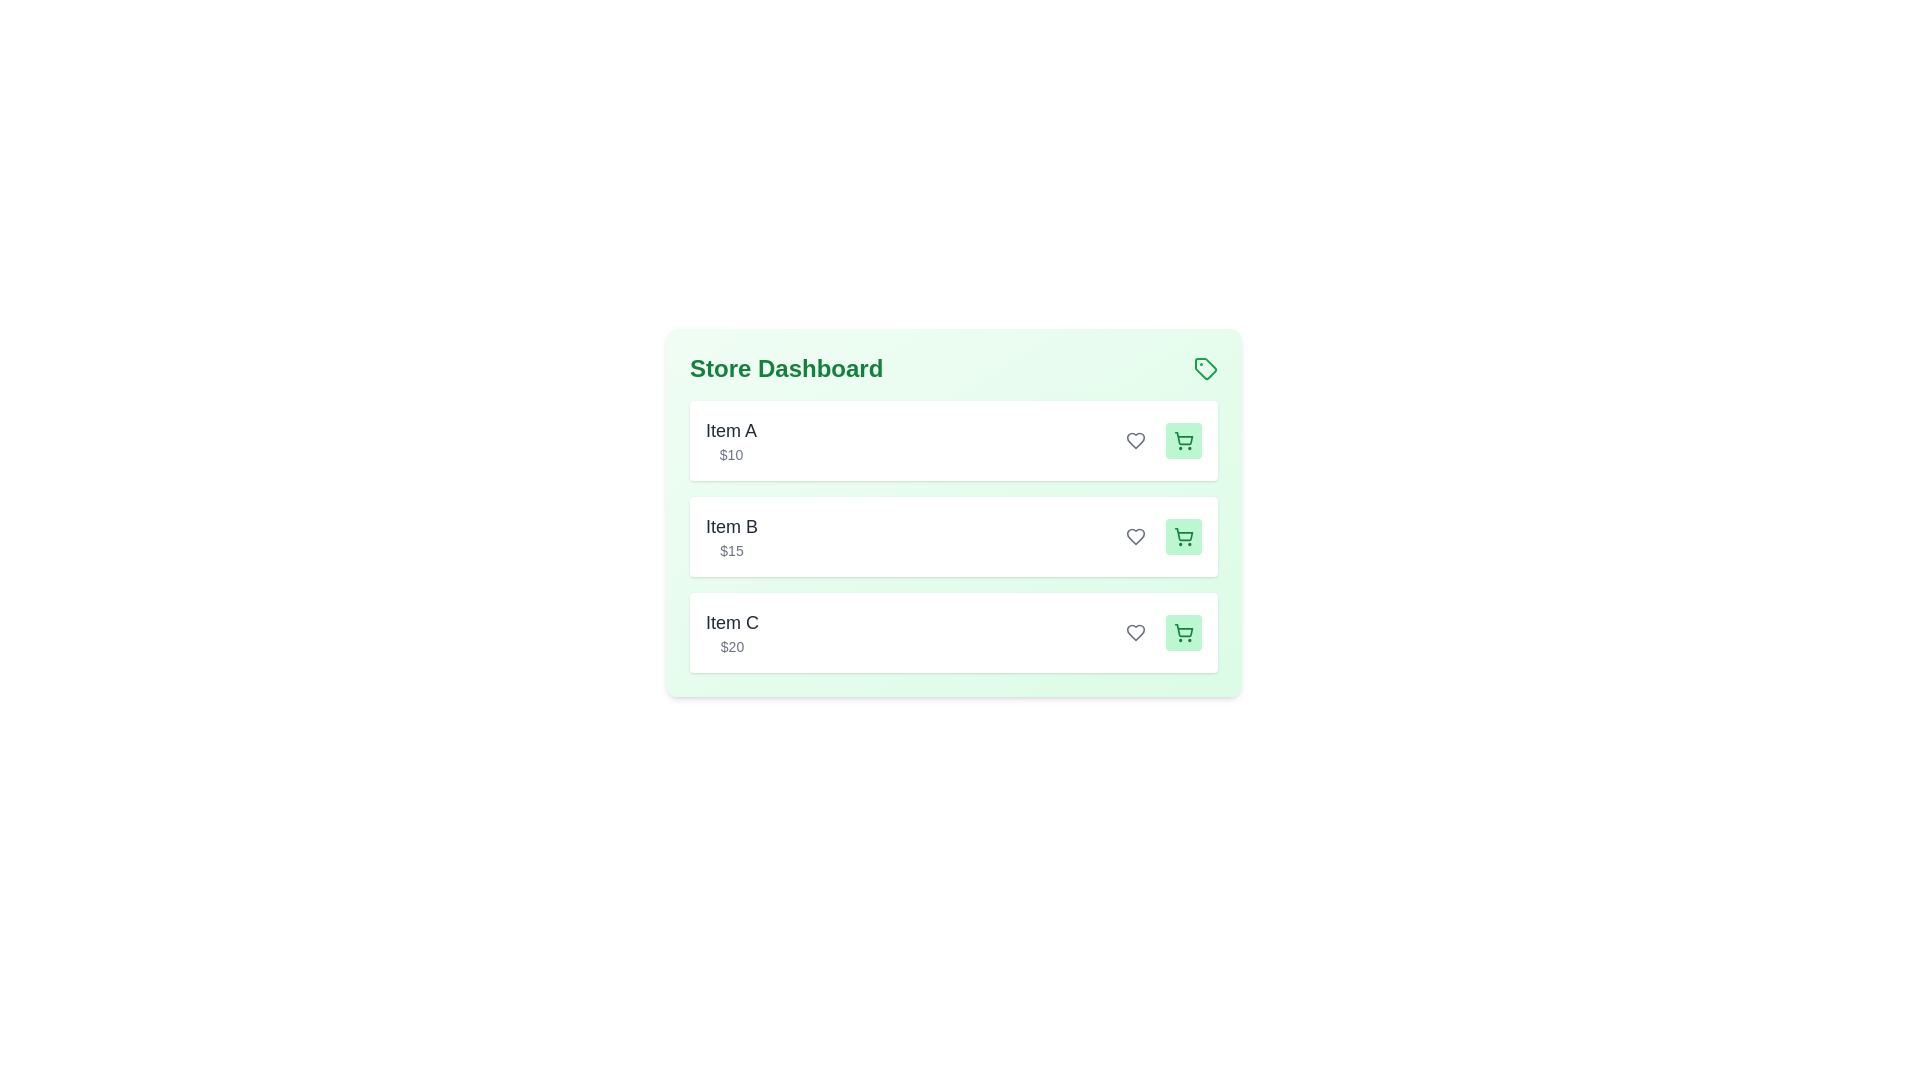 Image resolution: width=1920 pixels, height=1080 pixels. I want to click on the green shopping cart icon located at the far-right end of the second item entry, so click(1184, 533).